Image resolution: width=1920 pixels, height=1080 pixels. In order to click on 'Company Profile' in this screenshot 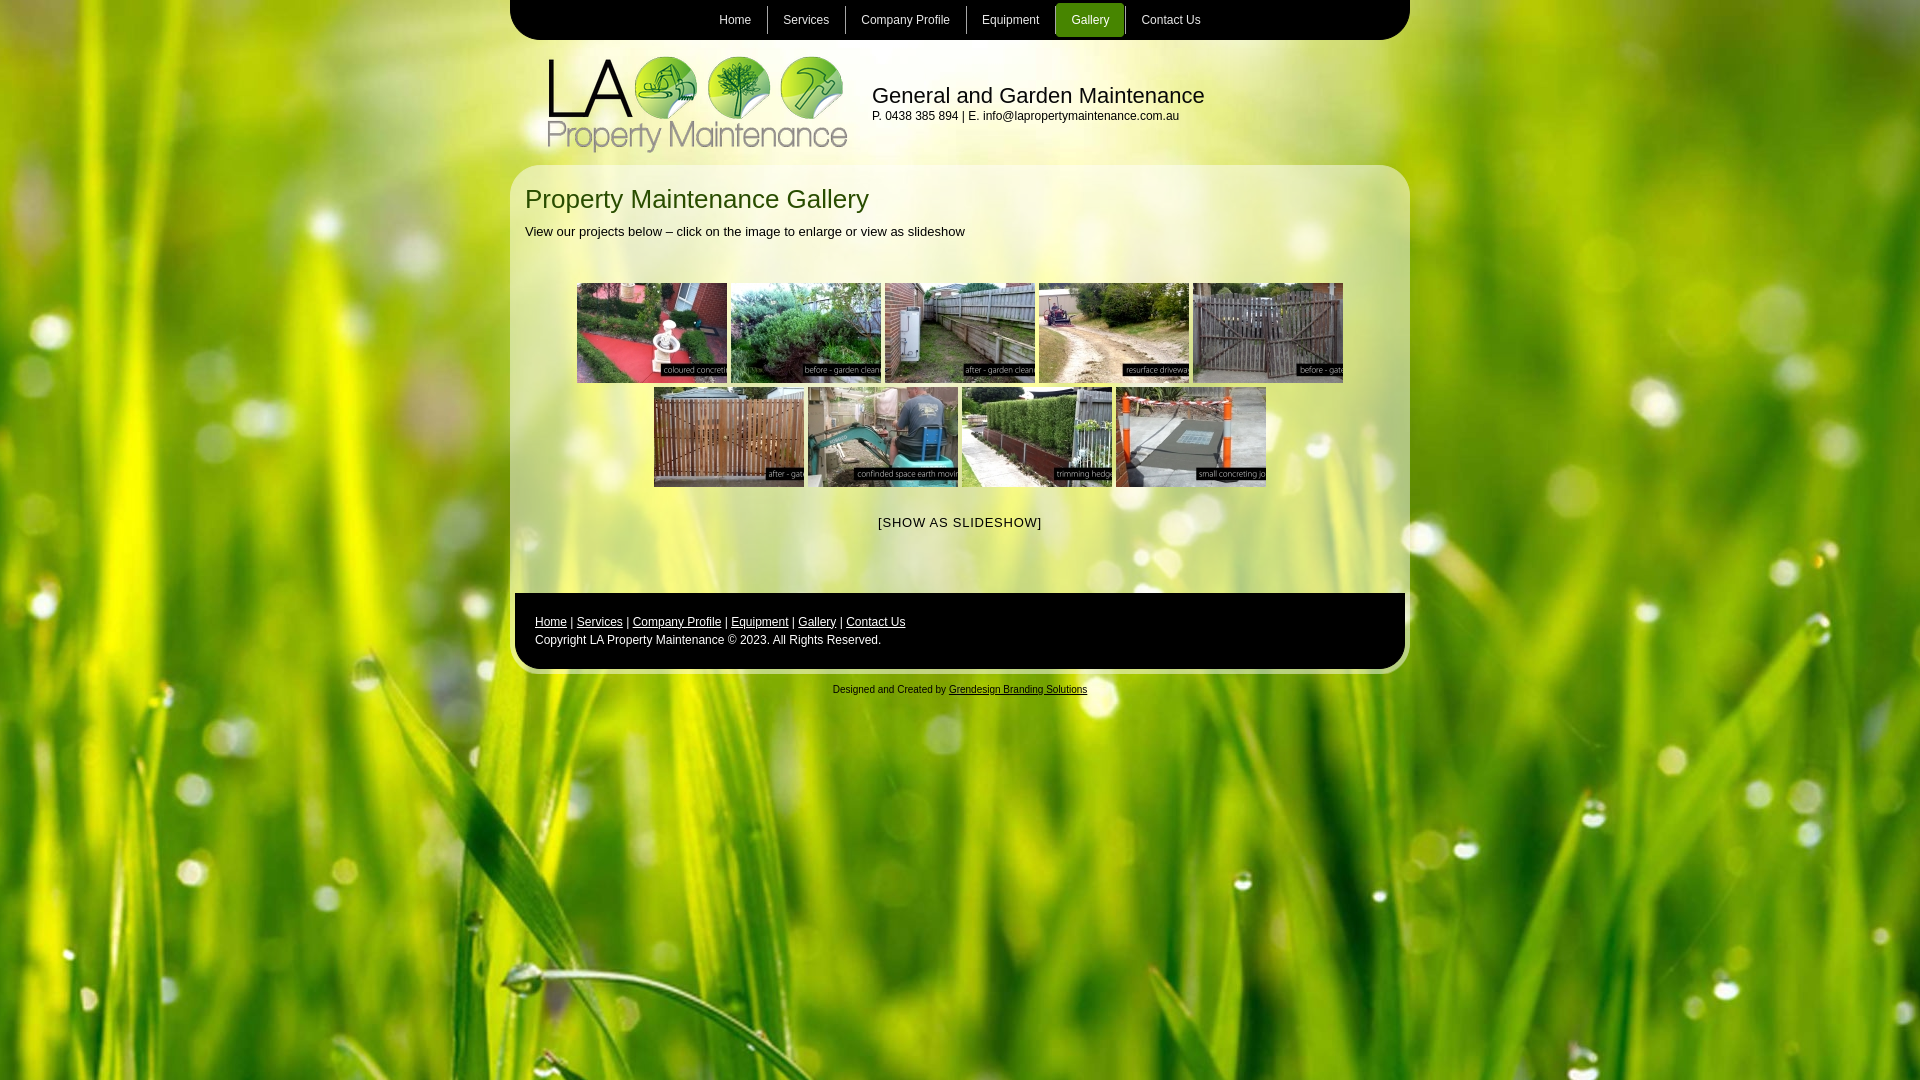, I will do `click(904, 19)`.